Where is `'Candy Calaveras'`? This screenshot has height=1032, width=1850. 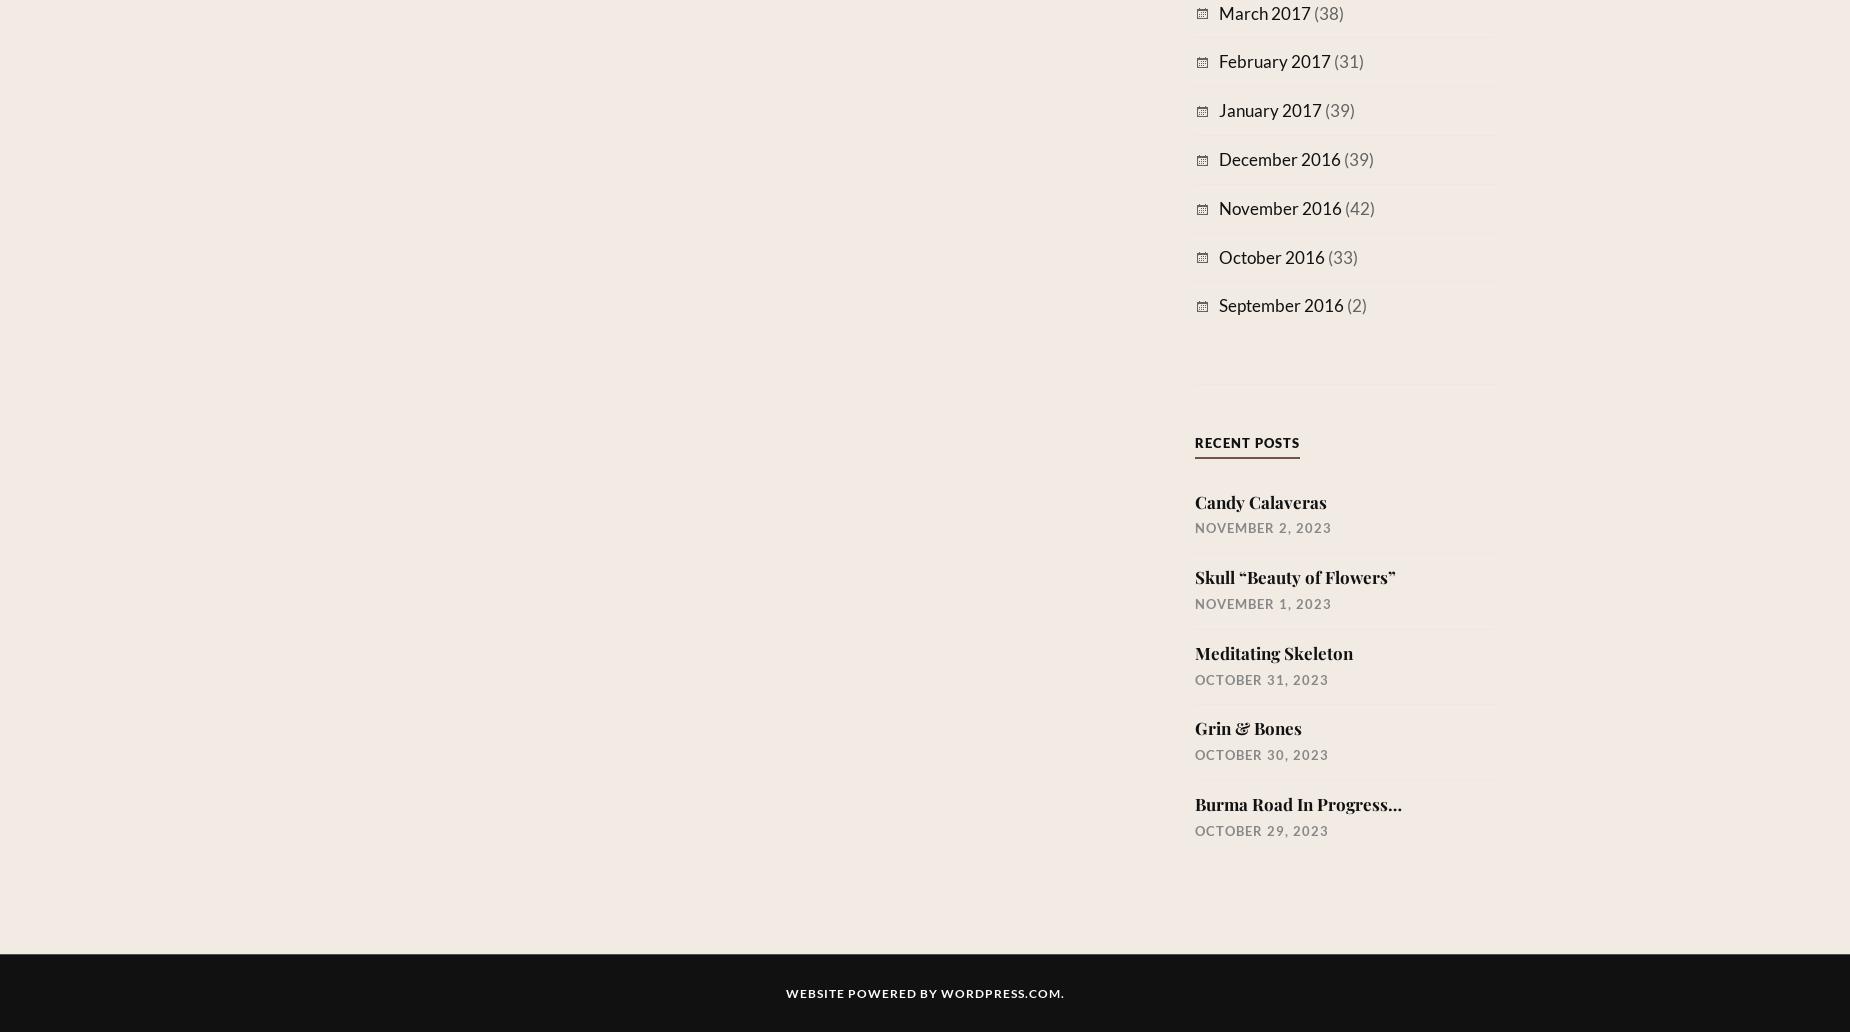 'Candy Calaveras' is located at coordinates (1259, 500).